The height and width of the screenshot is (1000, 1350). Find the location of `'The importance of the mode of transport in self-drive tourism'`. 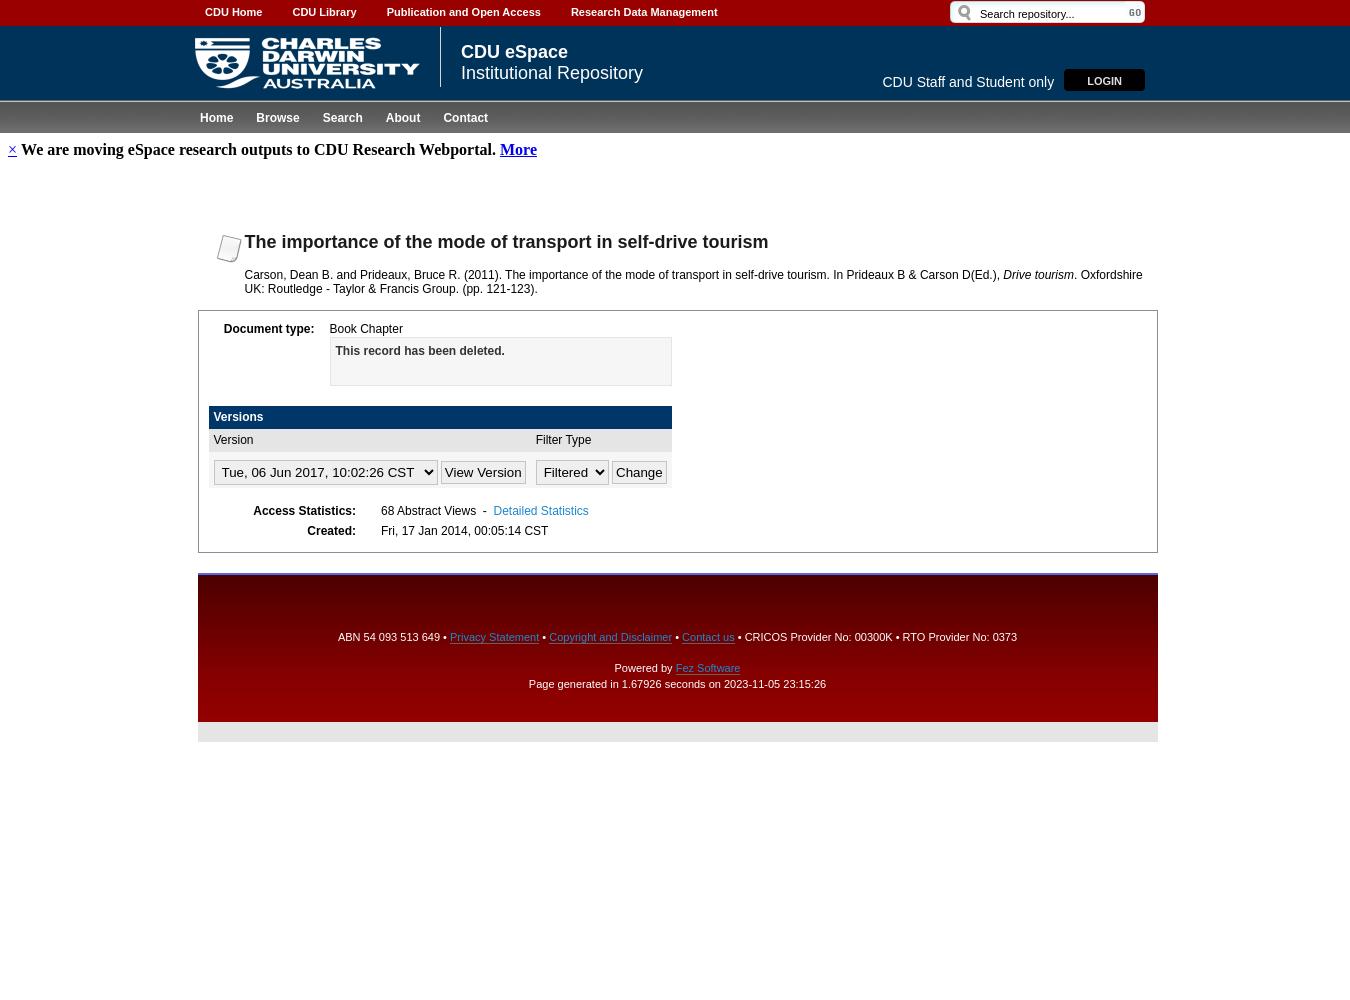

'The importance of the mode of transport in self-drive tourism' is located at coordinates (504, 240).